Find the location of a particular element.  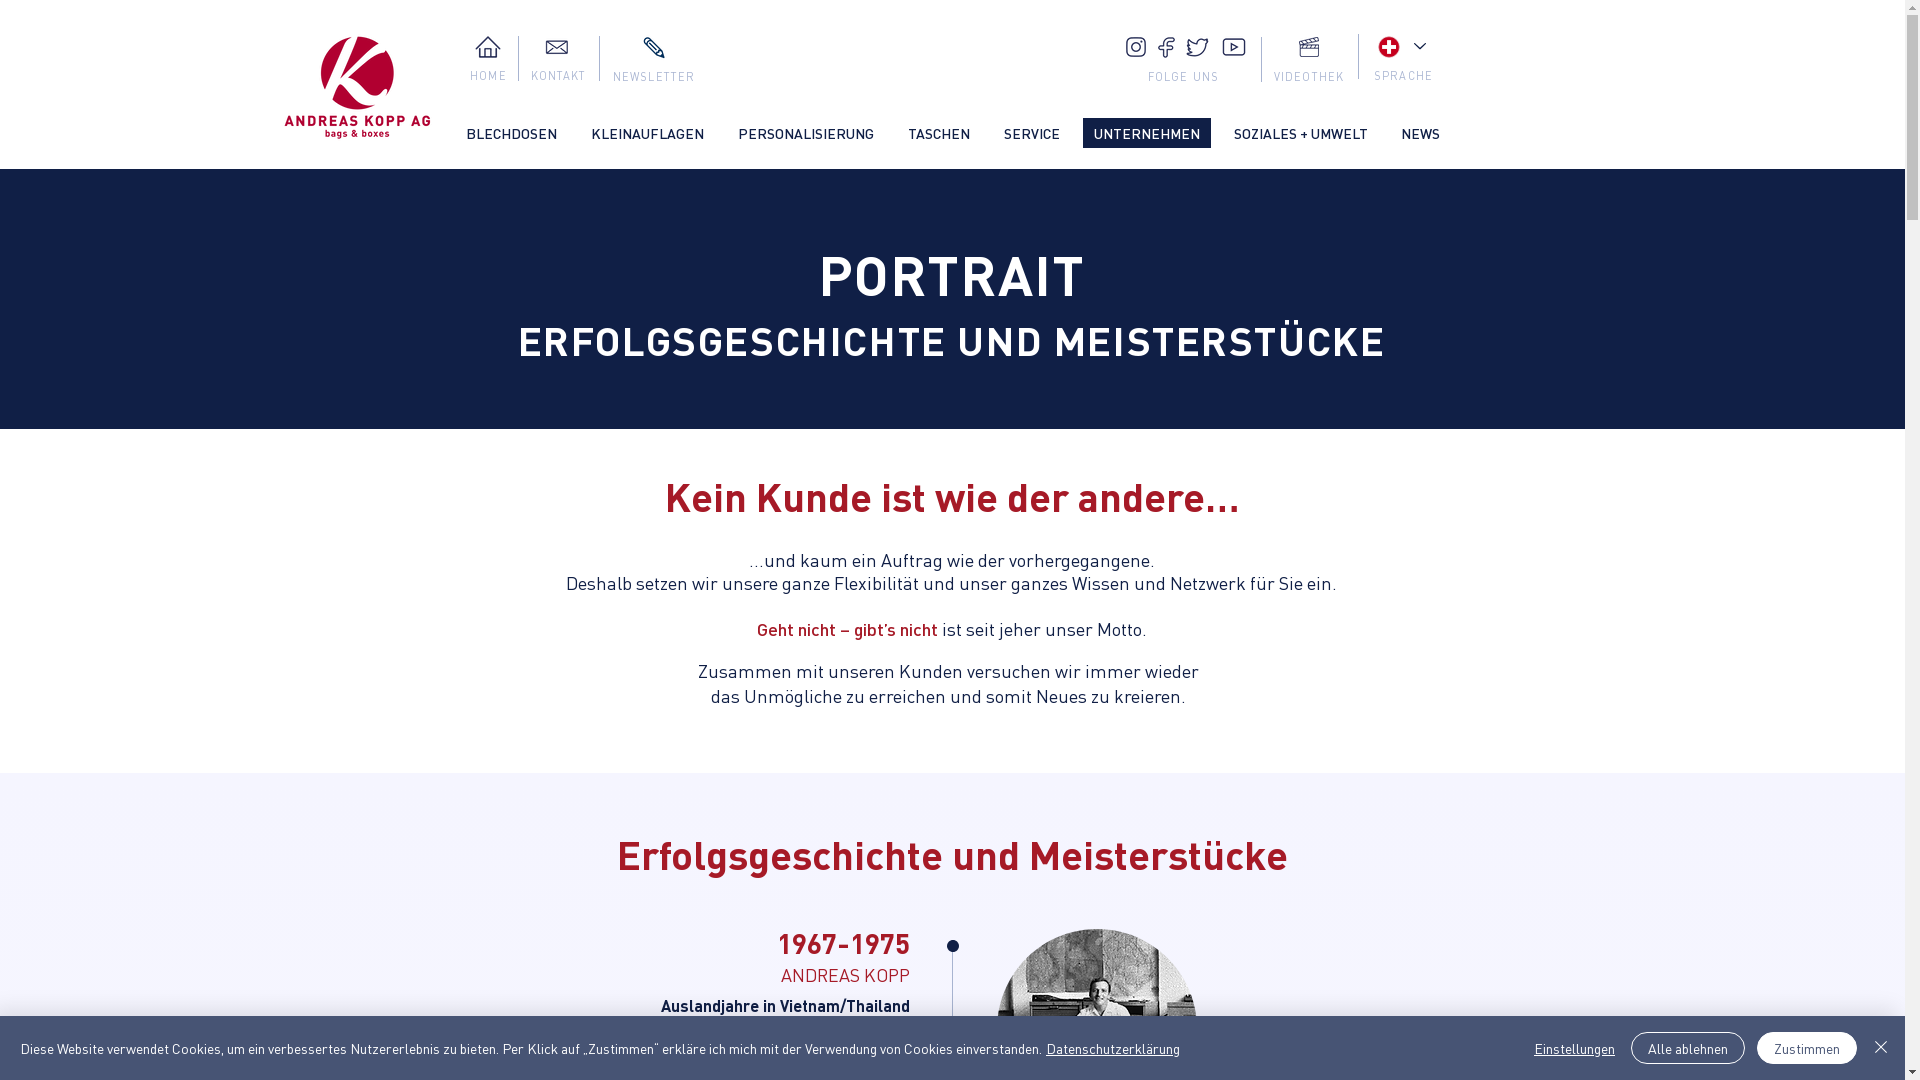

'BLECHDOSEN' is located at coordinates (510, 132).